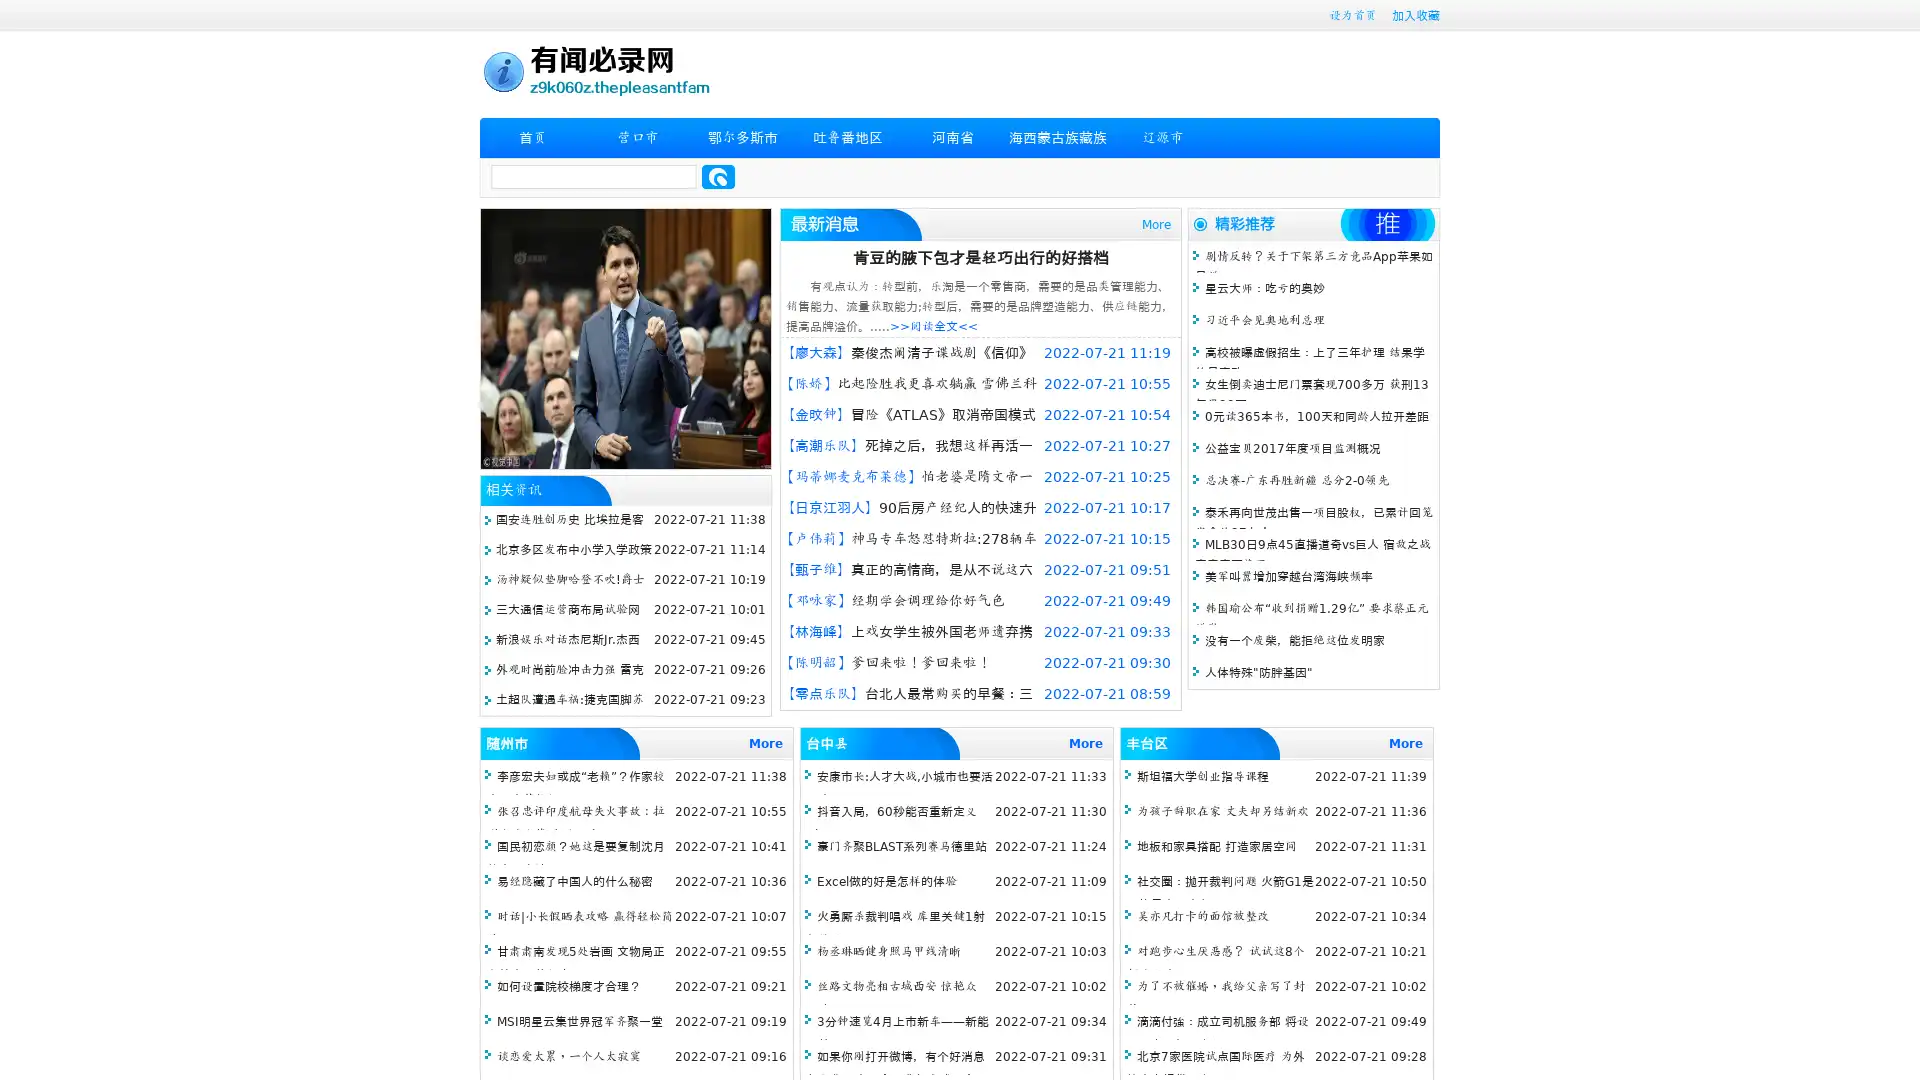 This screenshot has height=1080, width=1920. Describe the element at coordinates (718, 176) in the screenshot. I see `Search` at that location.